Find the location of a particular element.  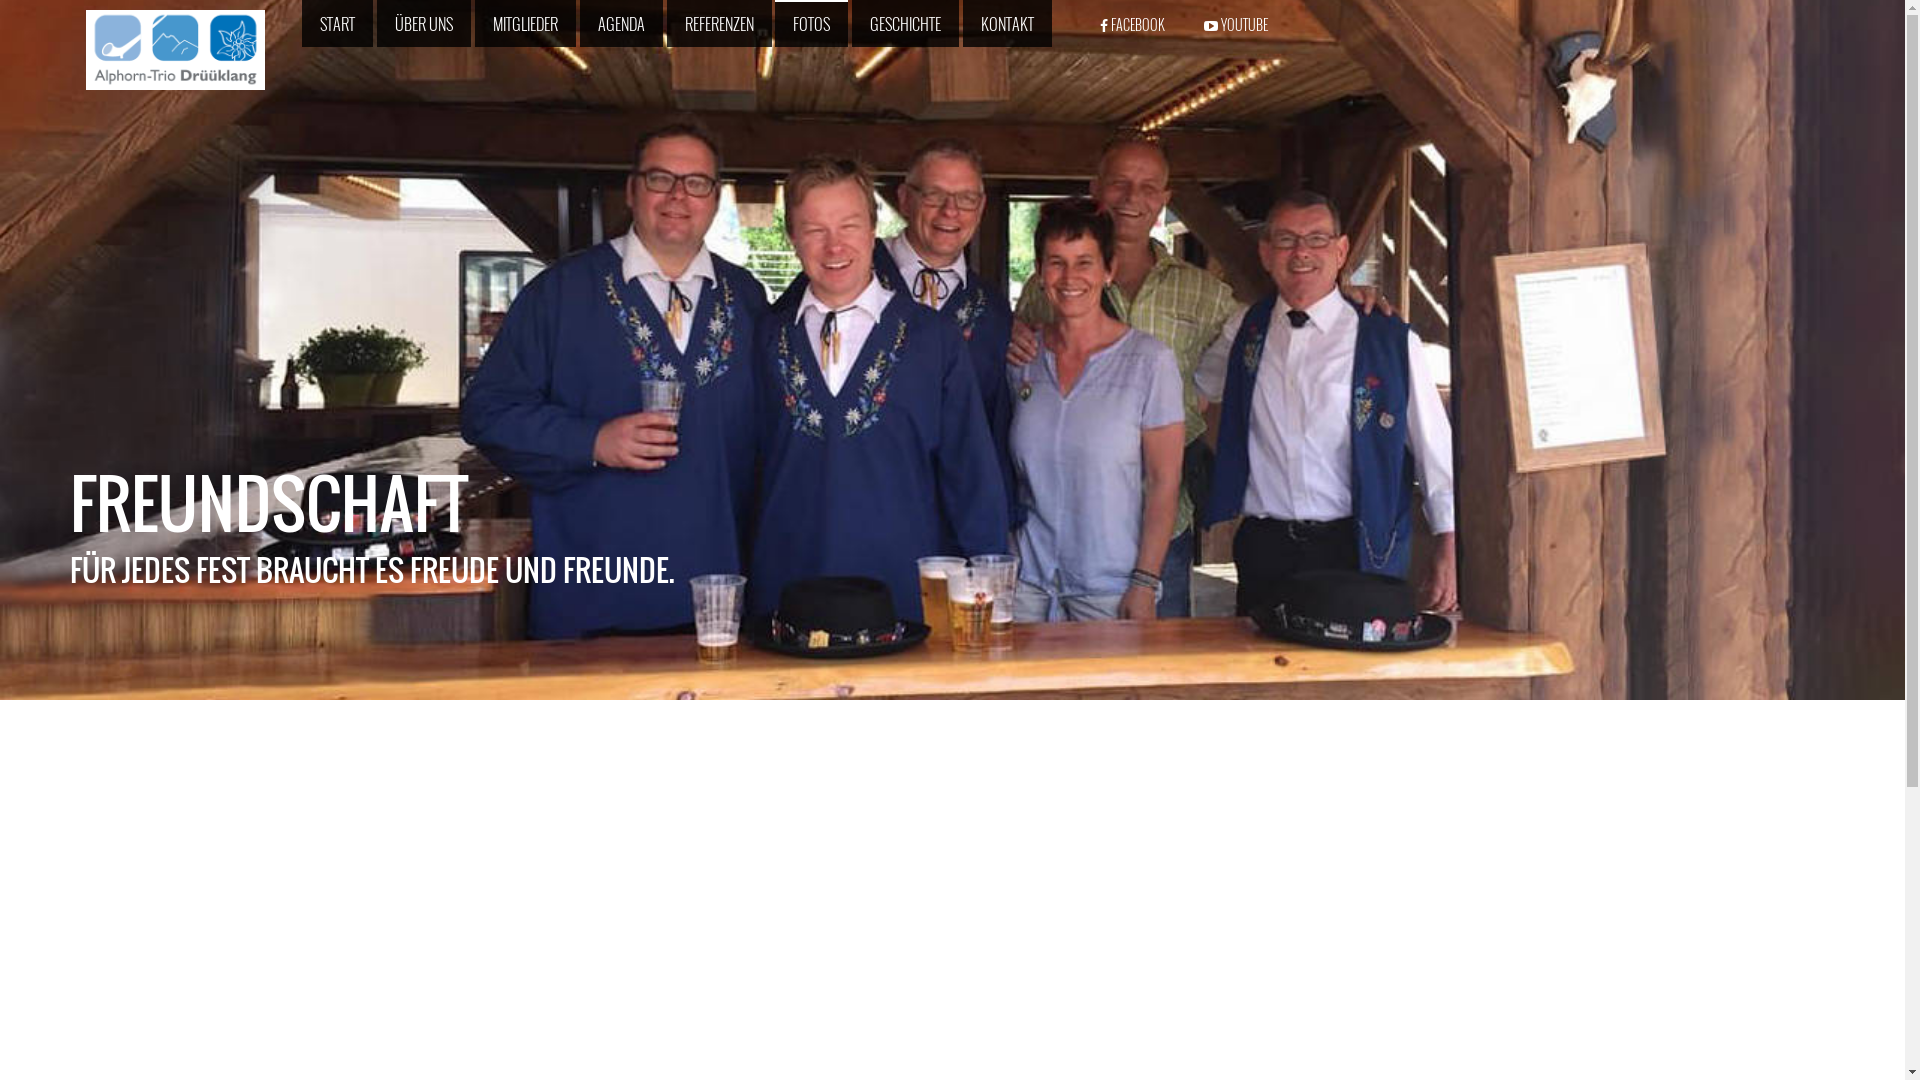

'GESCHICHTE' is located at coordinates (904, 24).